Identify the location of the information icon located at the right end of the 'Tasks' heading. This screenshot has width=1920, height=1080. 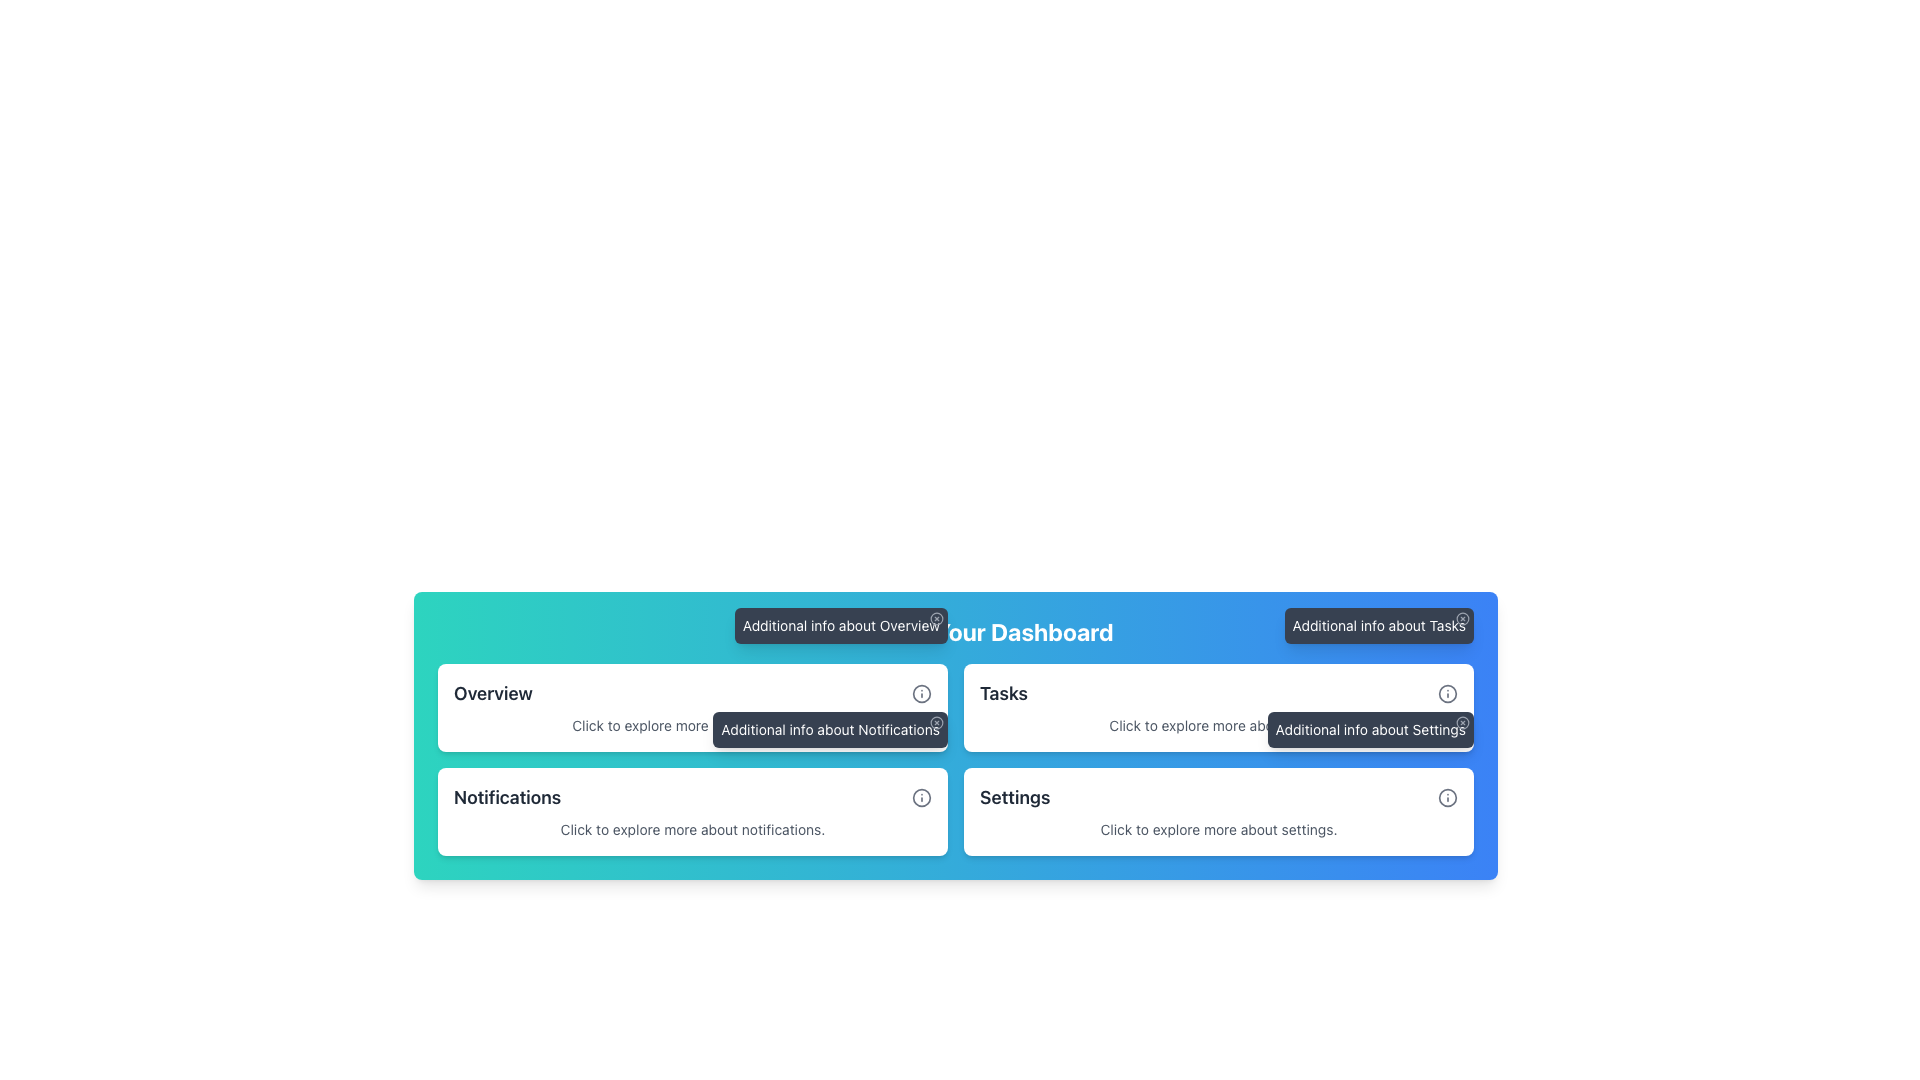
(1448, 693).